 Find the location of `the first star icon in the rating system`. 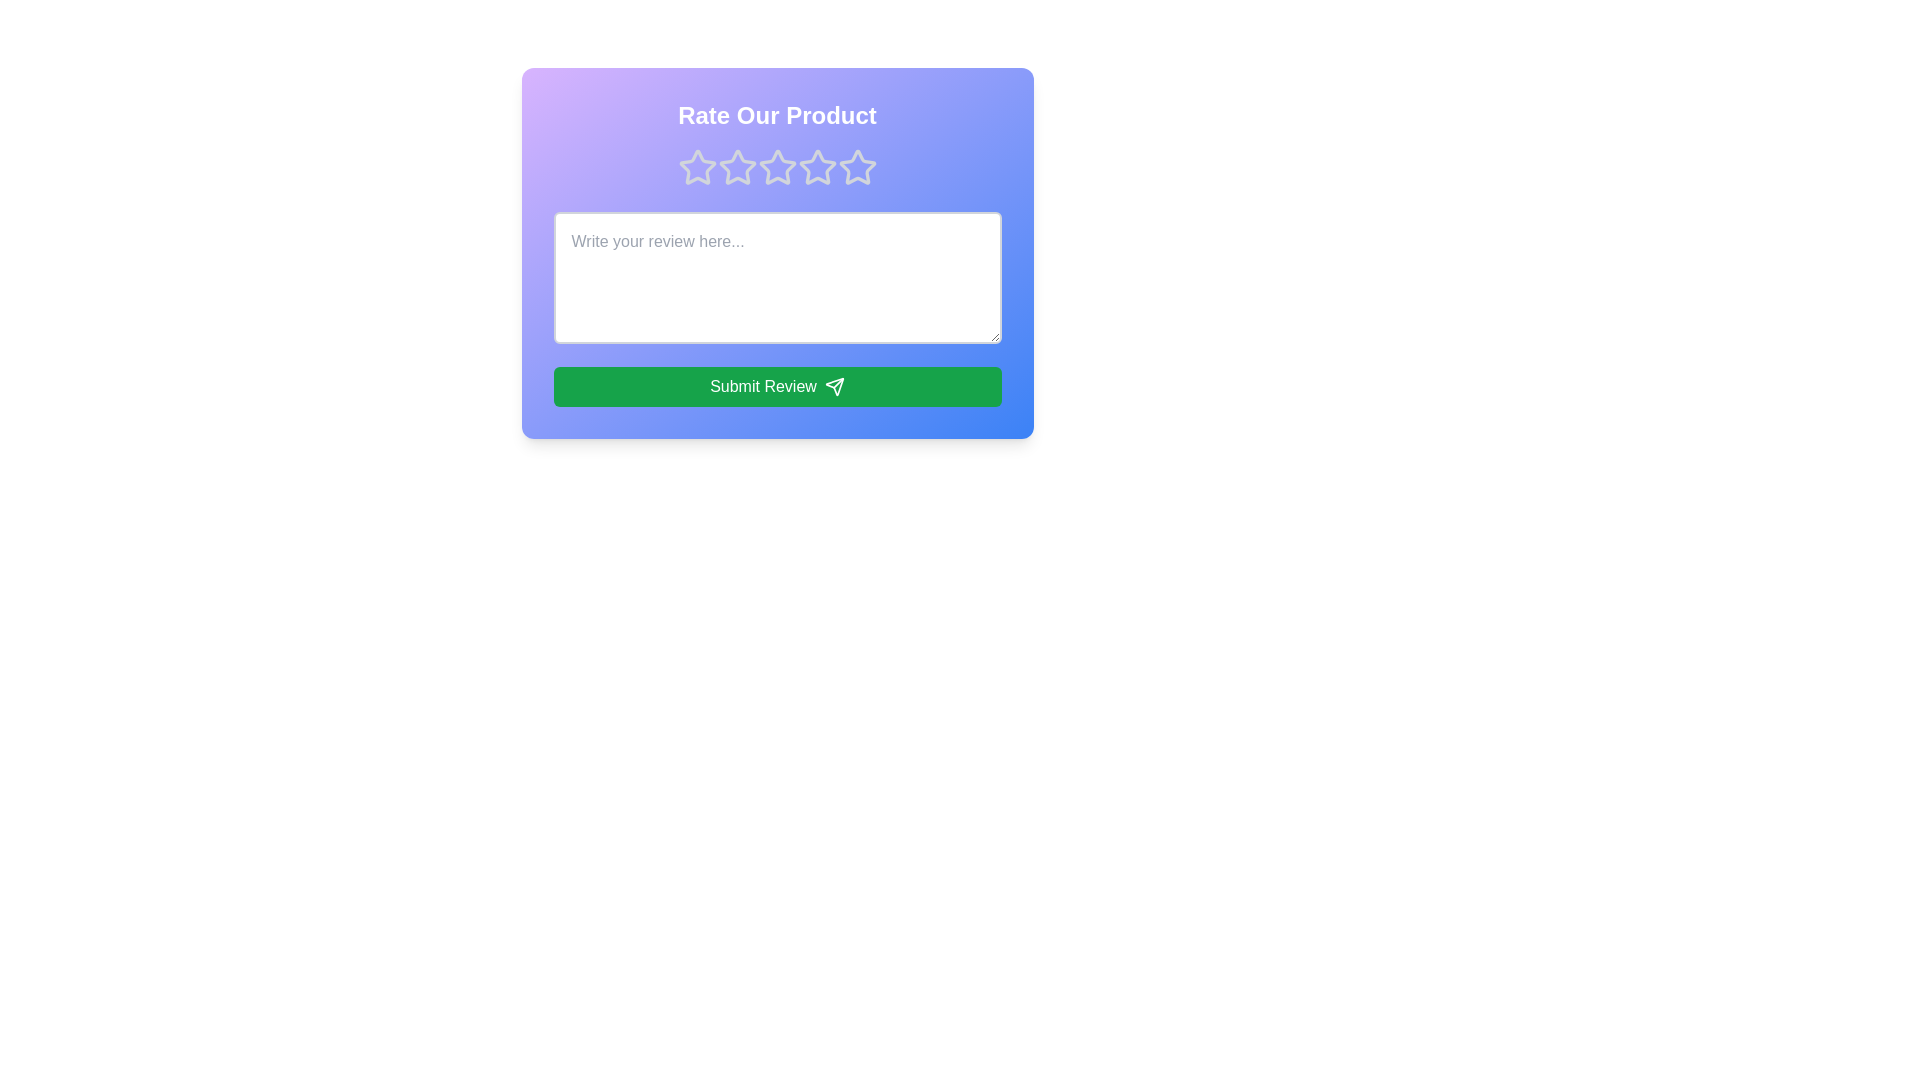

the first star icon in the rating system is located at coordinates (697, 167).